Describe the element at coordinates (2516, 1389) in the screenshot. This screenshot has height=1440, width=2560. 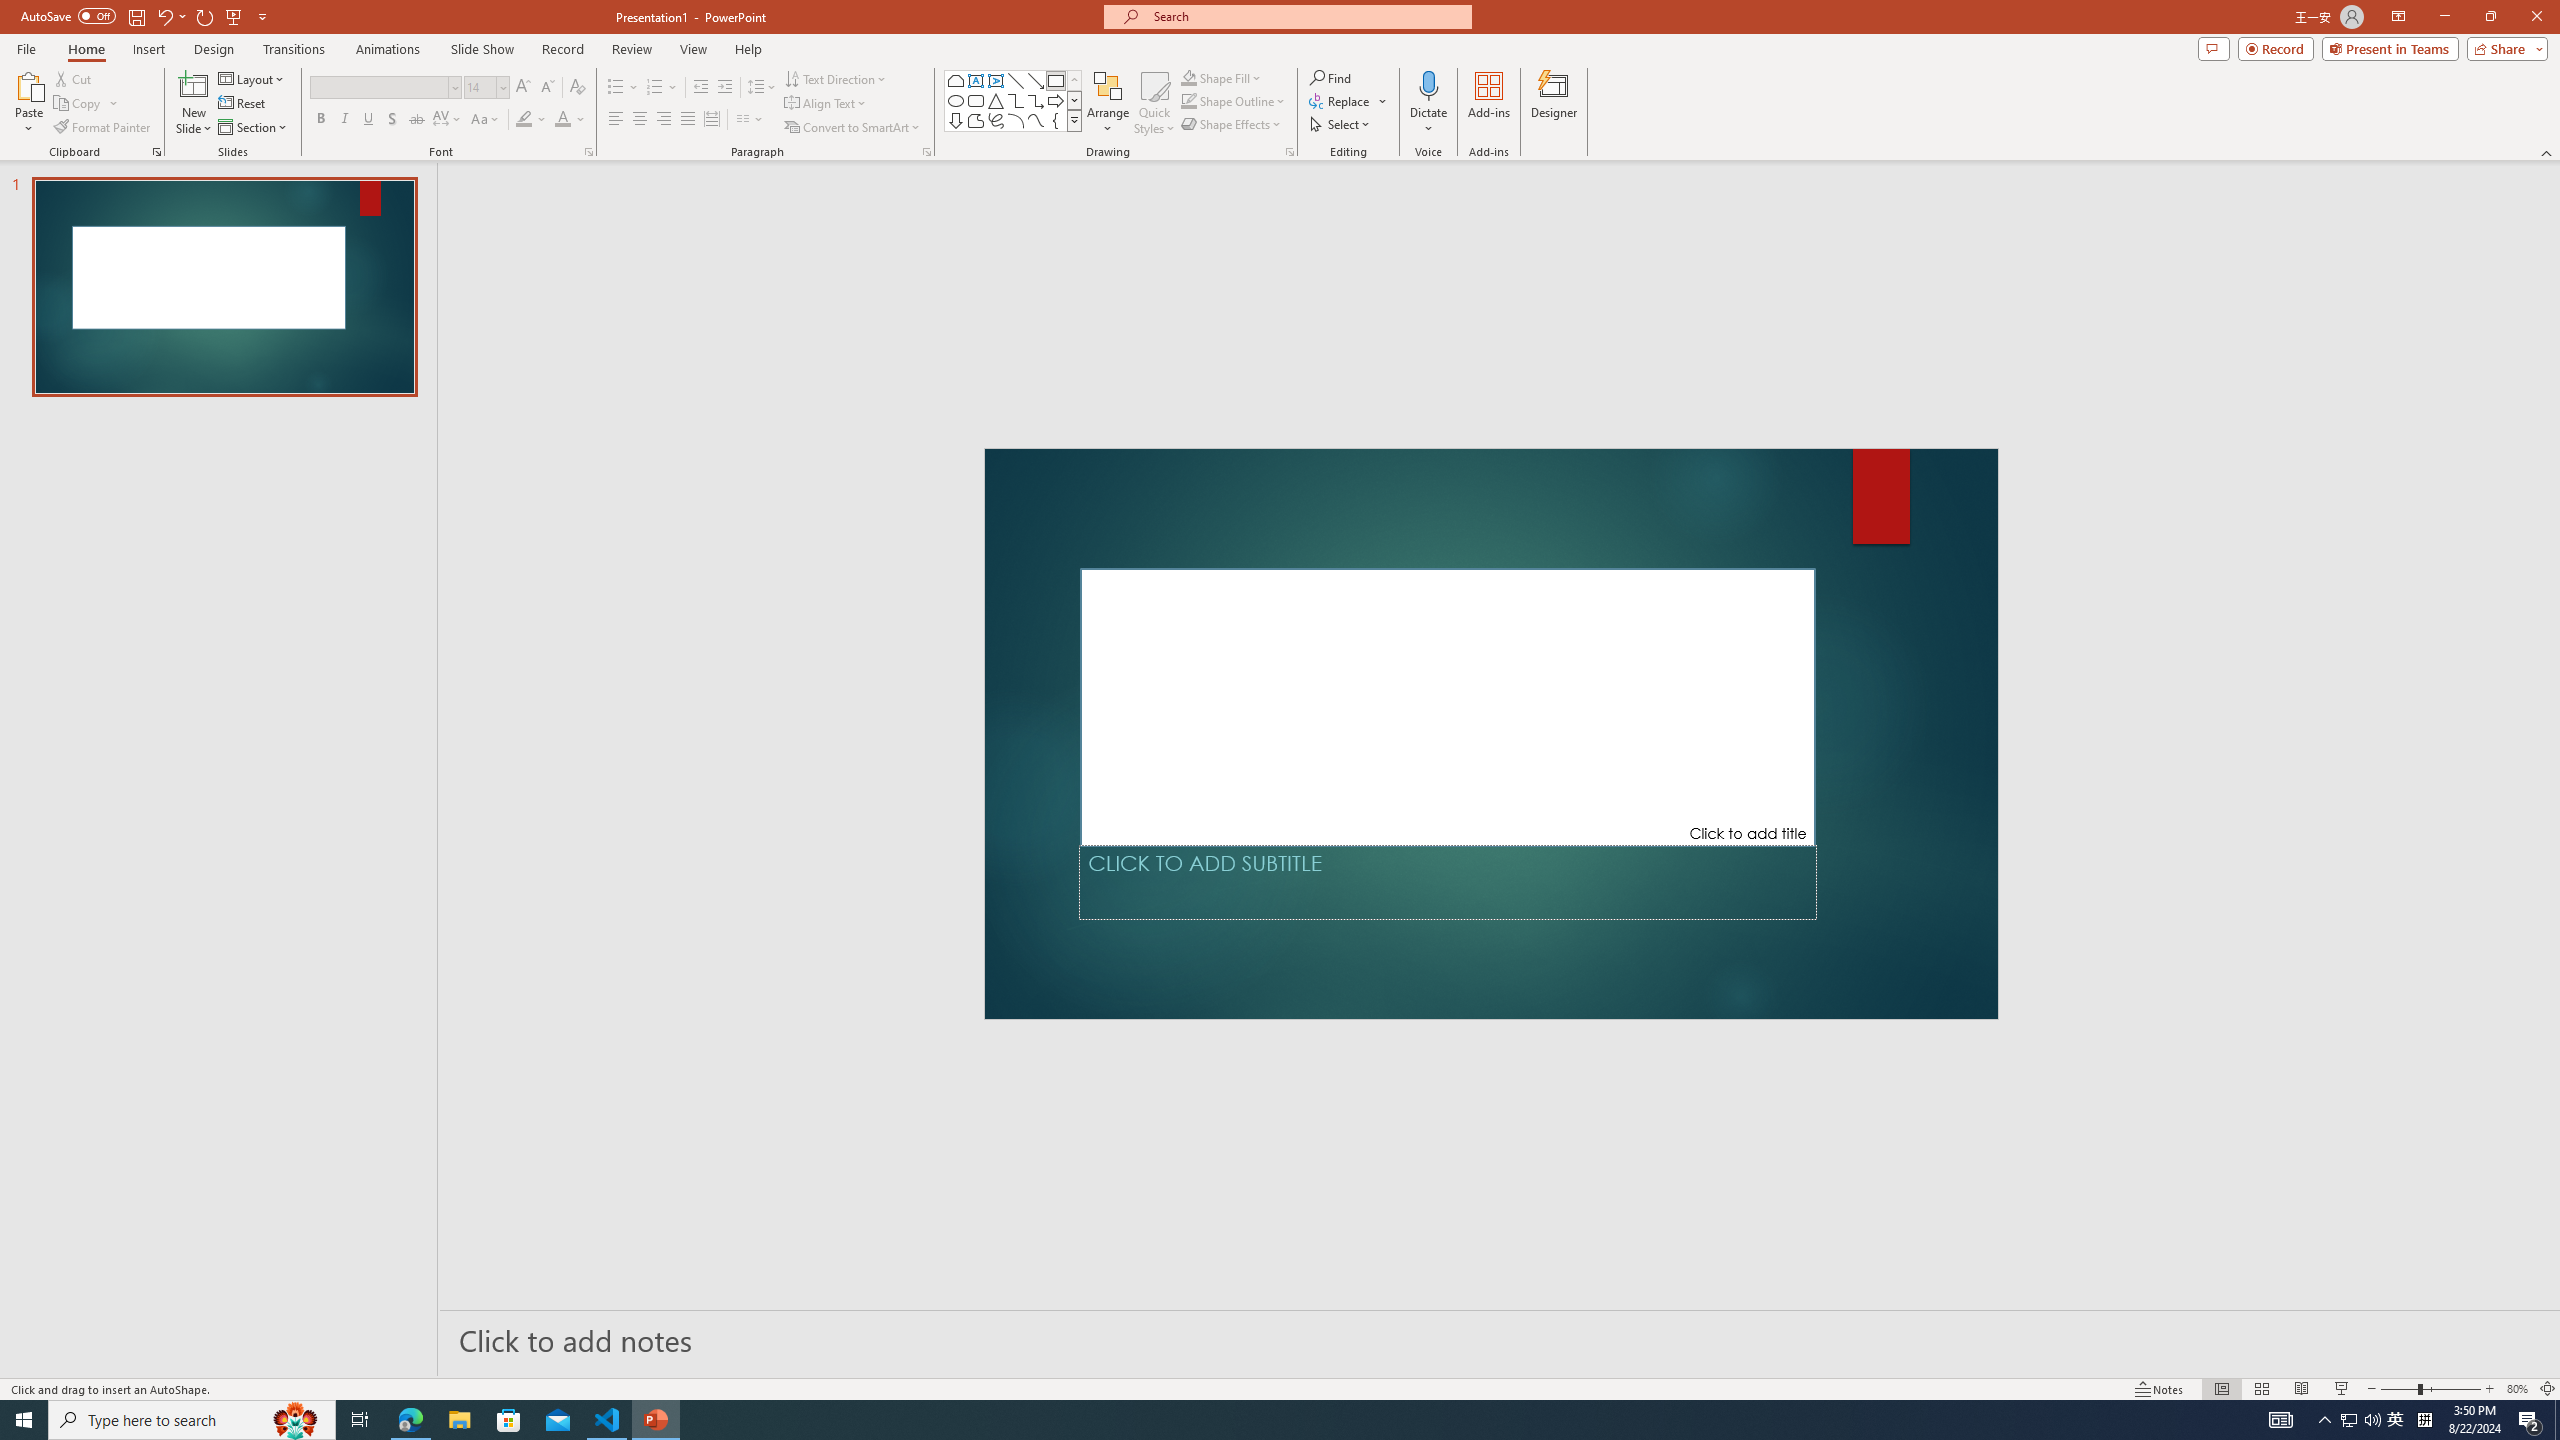
I see `'Zoom 80%'` at that location.